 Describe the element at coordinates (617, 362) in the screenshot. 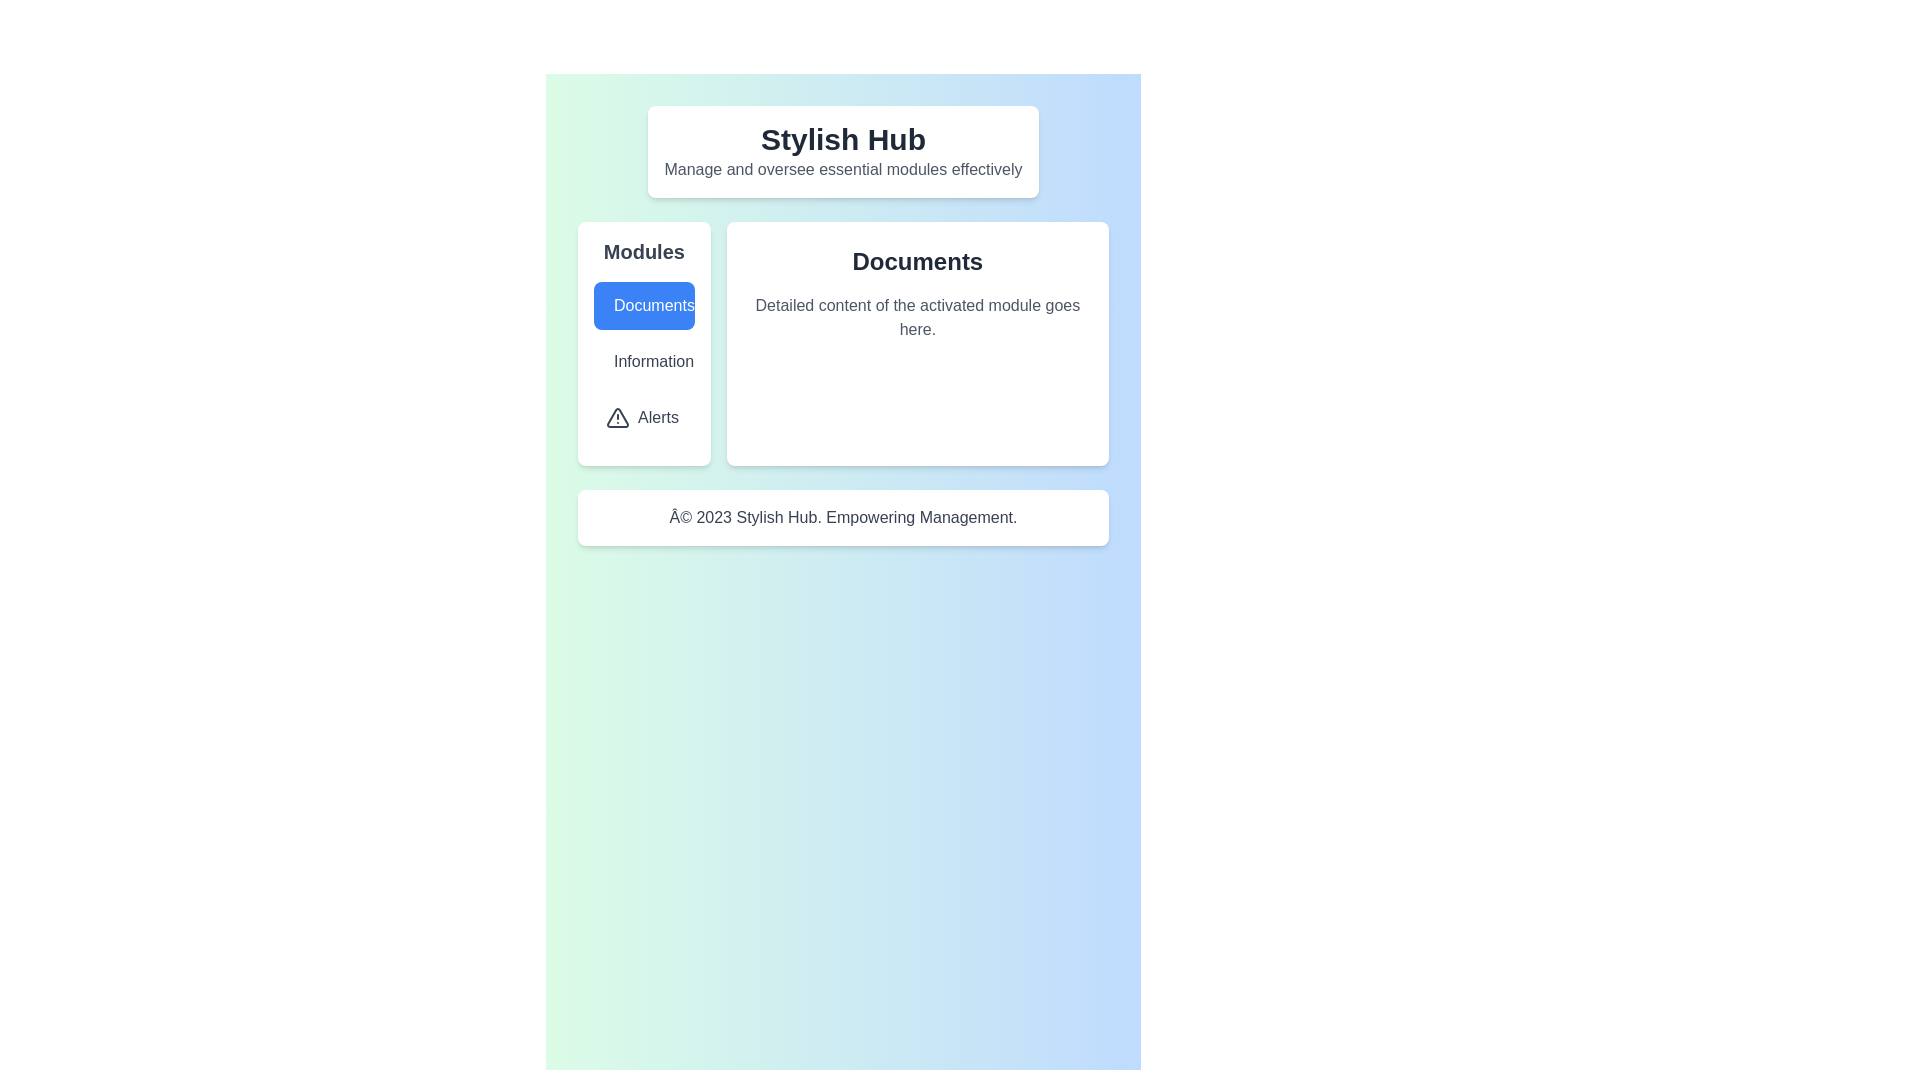

I see `the SVG circle component next to the 'Information' text within the second entry of the 'Modules' list` at that location.